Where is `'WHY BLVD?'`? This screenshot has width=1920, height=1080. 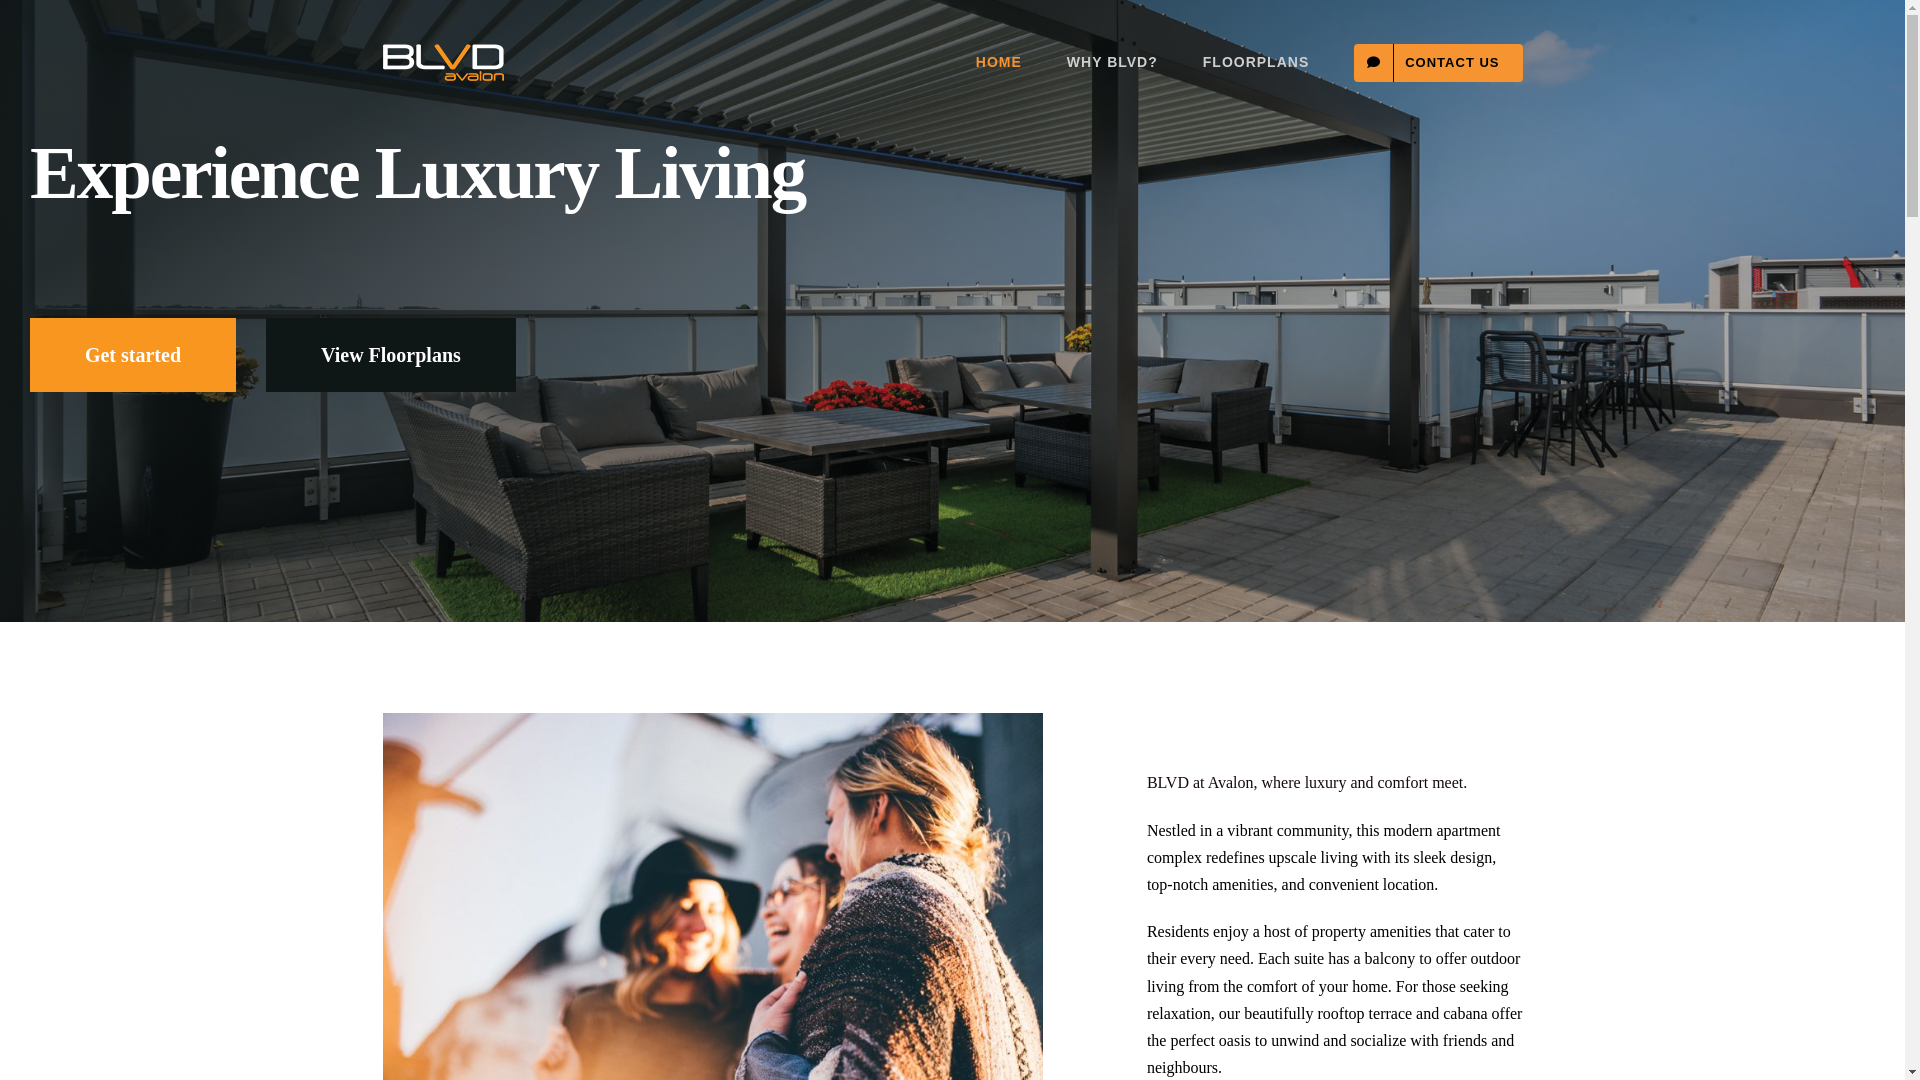 'WHY BLVD?' is located at coordinates (1065, 60).